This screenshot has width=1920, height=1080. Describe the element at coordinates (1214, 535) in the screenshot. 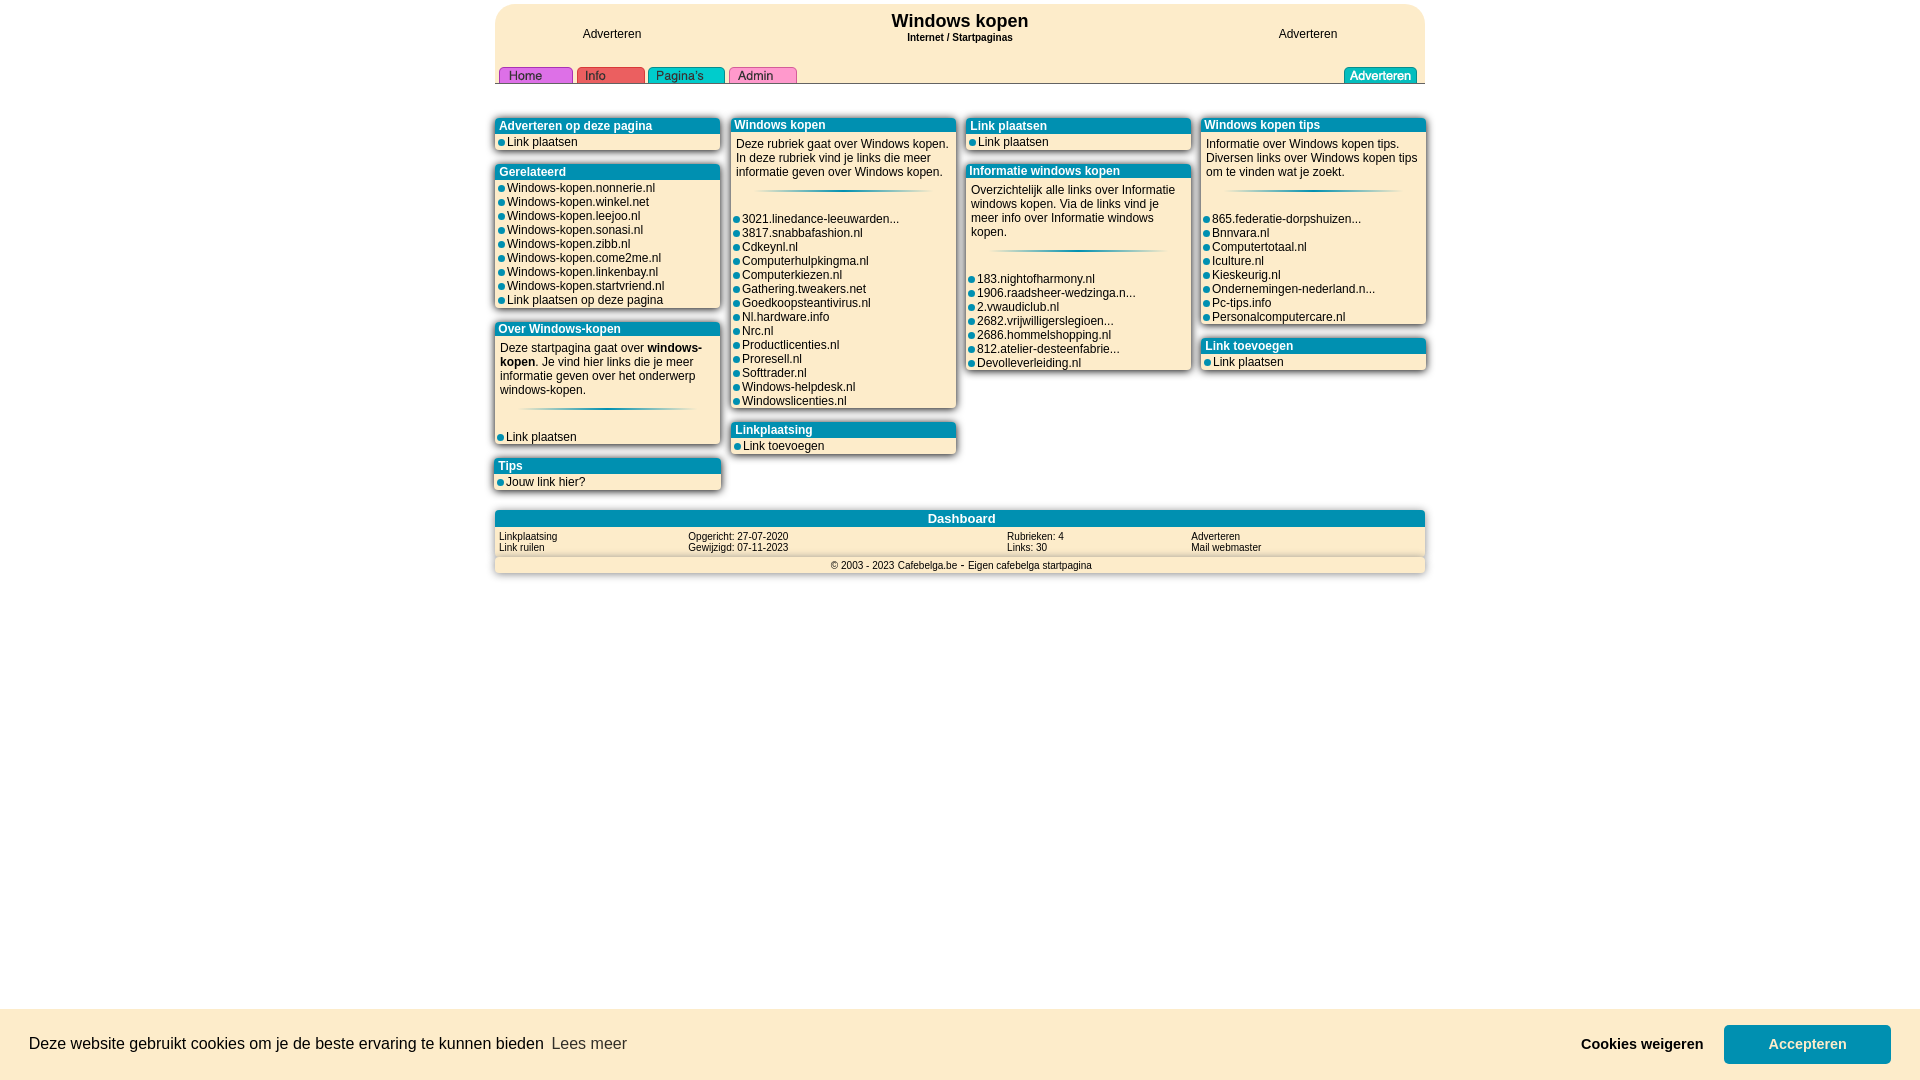

I see `'Adverteren'` at that location.